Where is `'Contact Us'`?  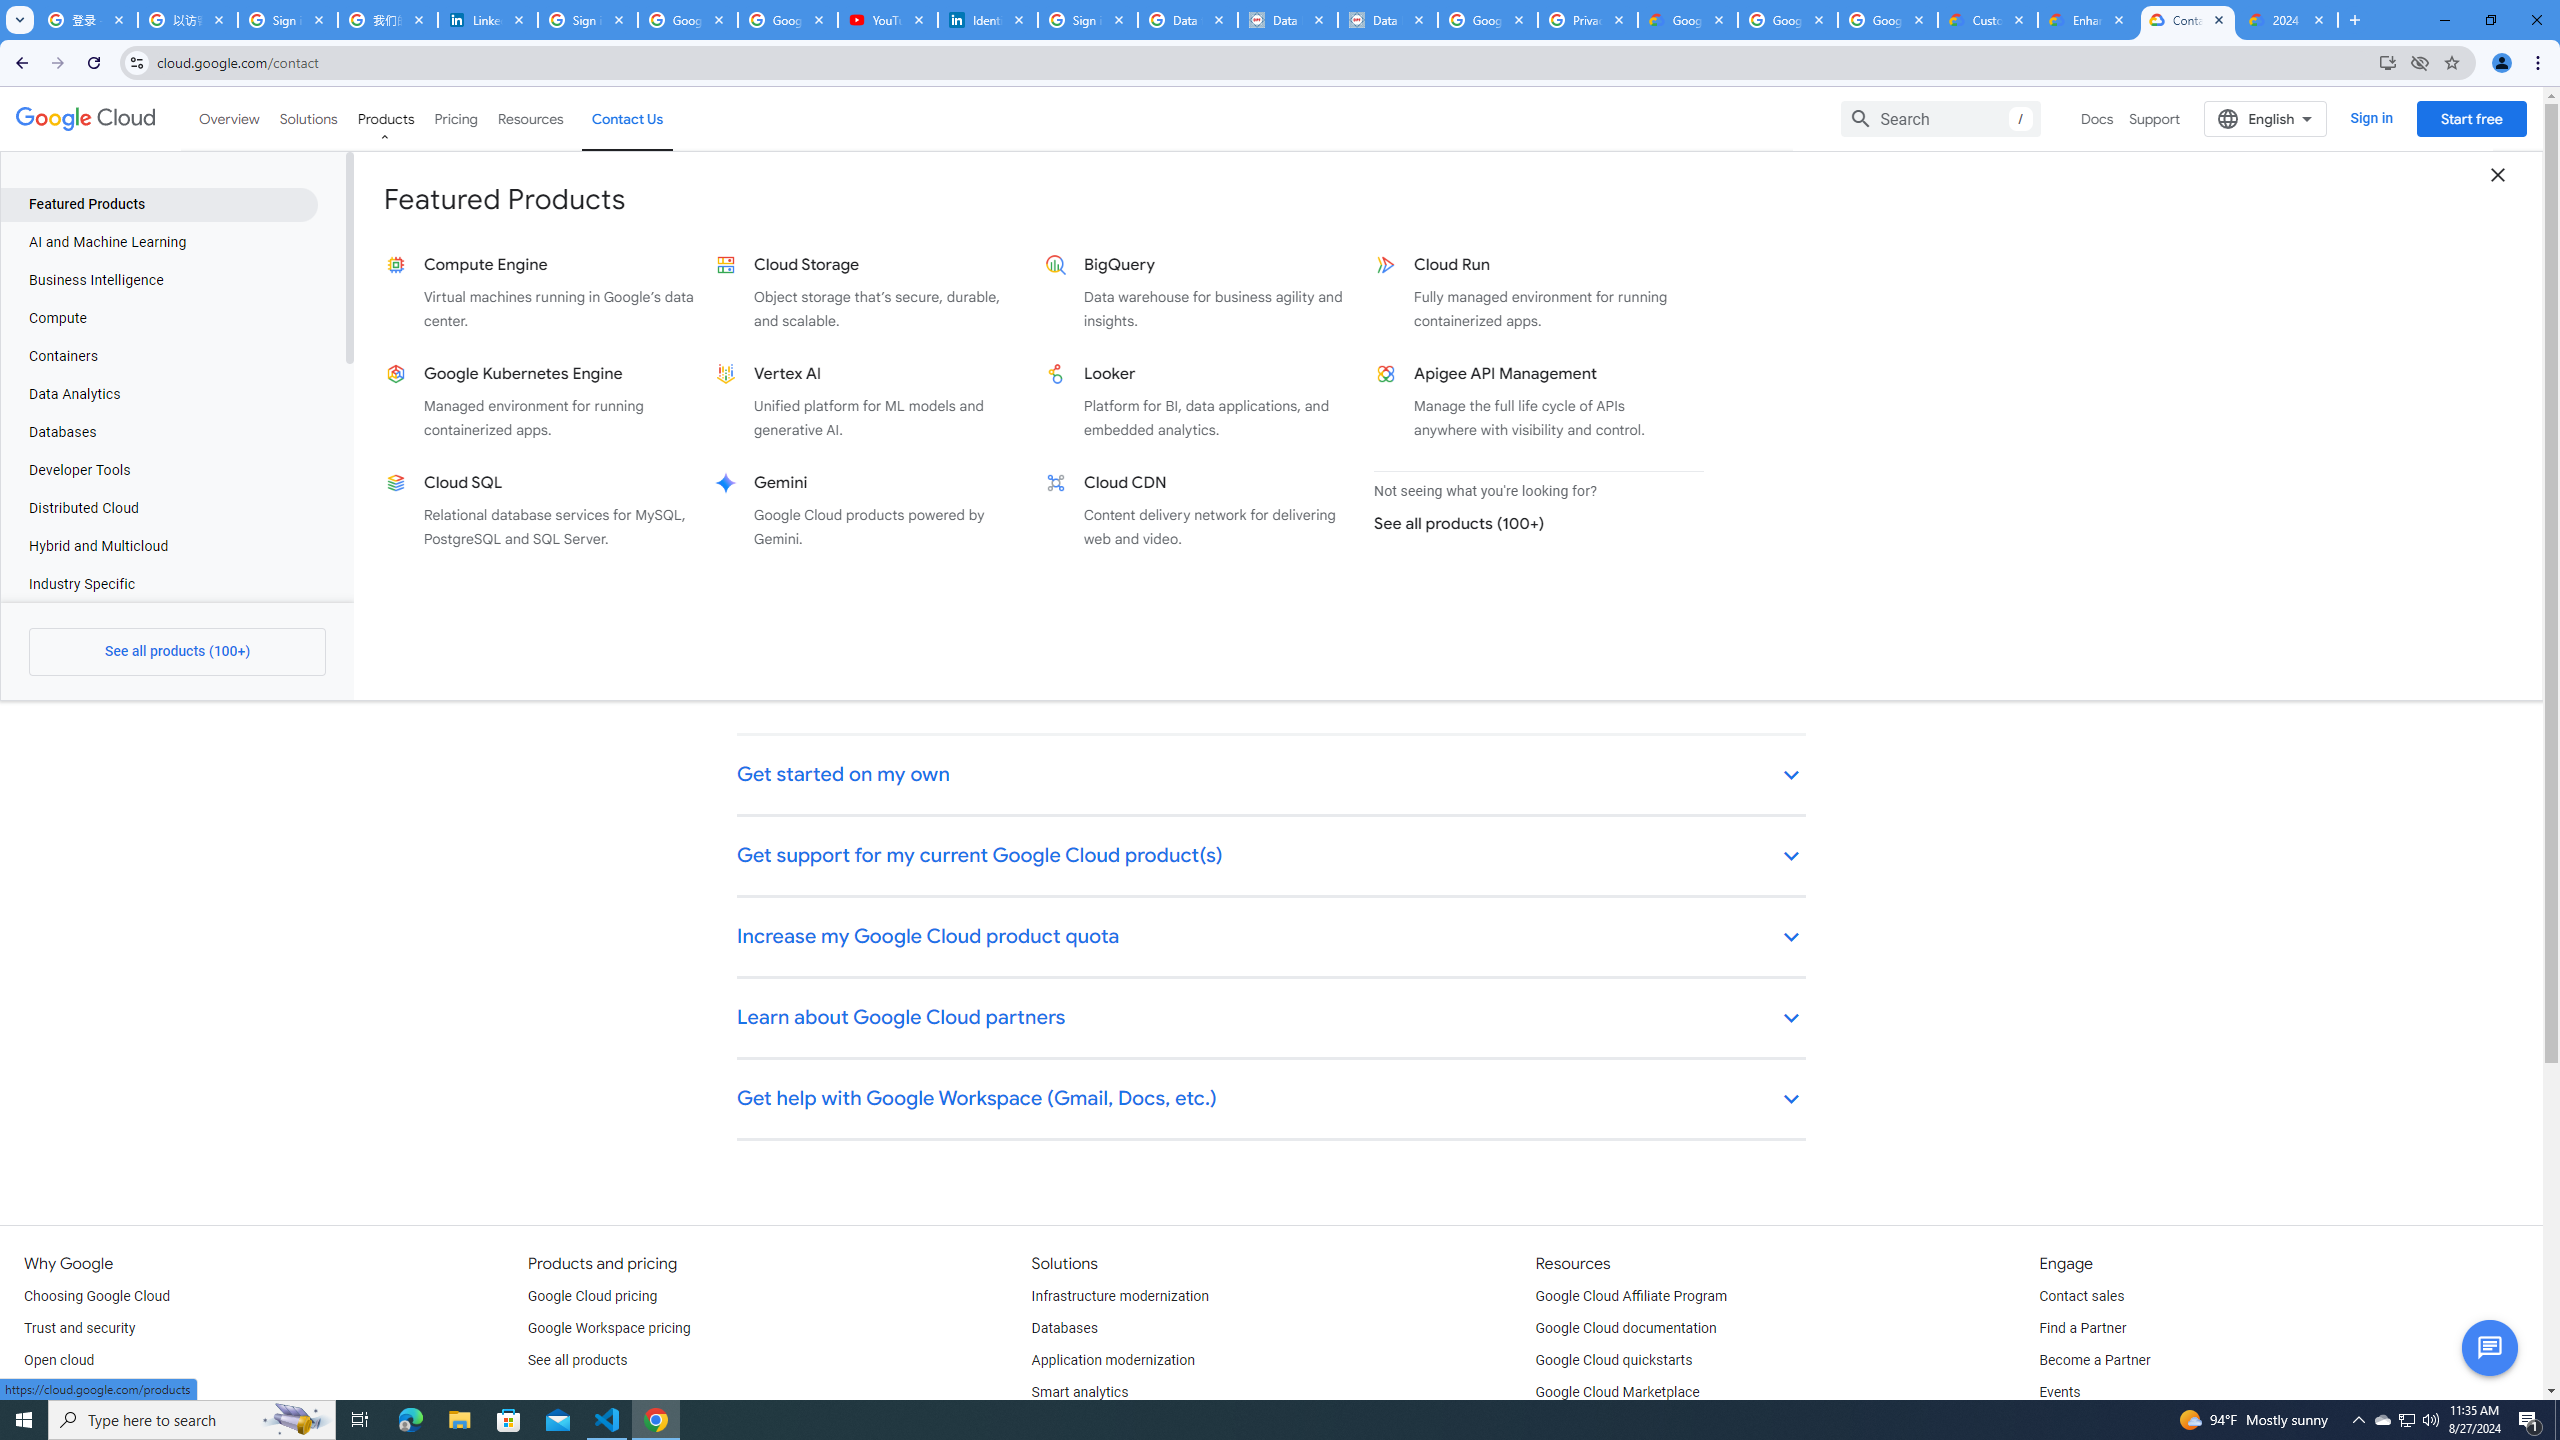 'Contact Us' is located at coordinates (627, 118).